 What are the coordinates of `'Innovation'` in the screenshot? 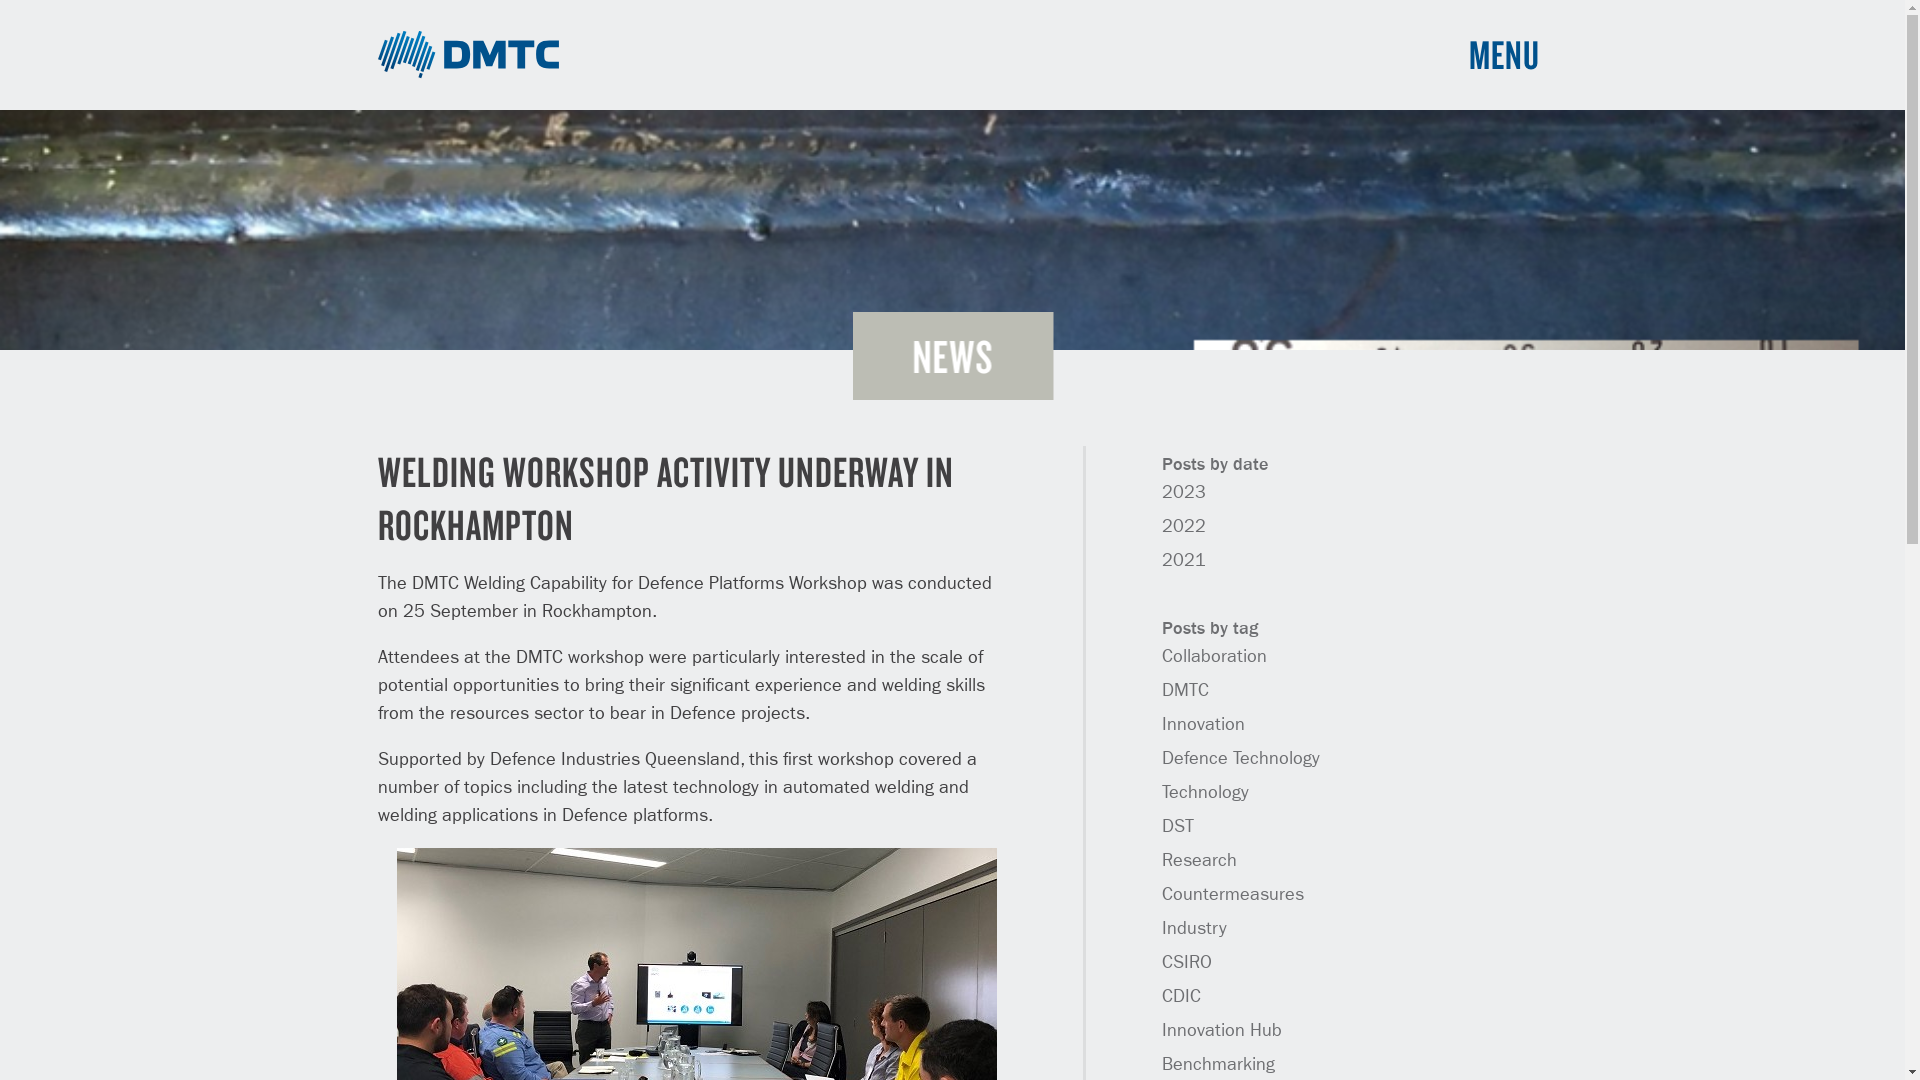 It's located at (1202, 725).